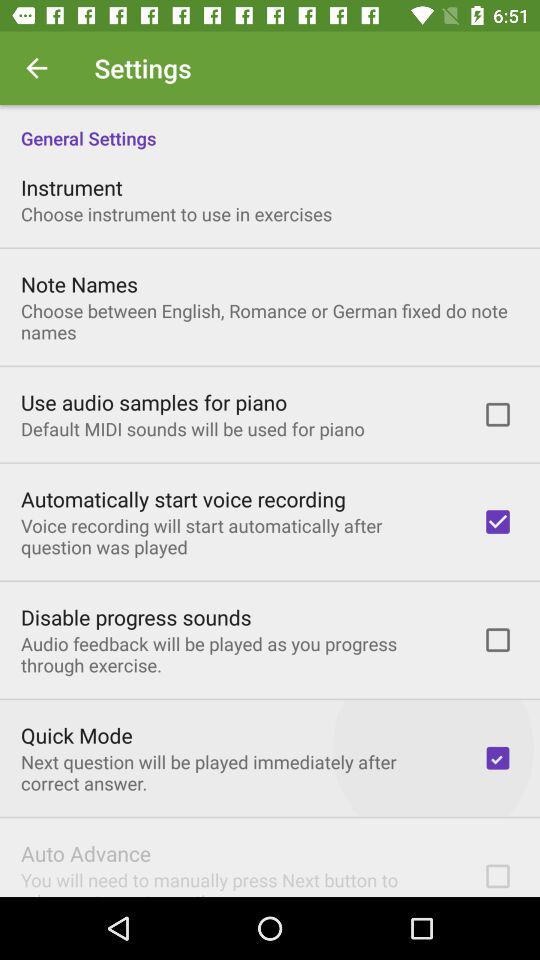  What do you see at coordinates (75, 734) in the screenshot?
I see `quick mode icon` at bounding box center [75, 734].